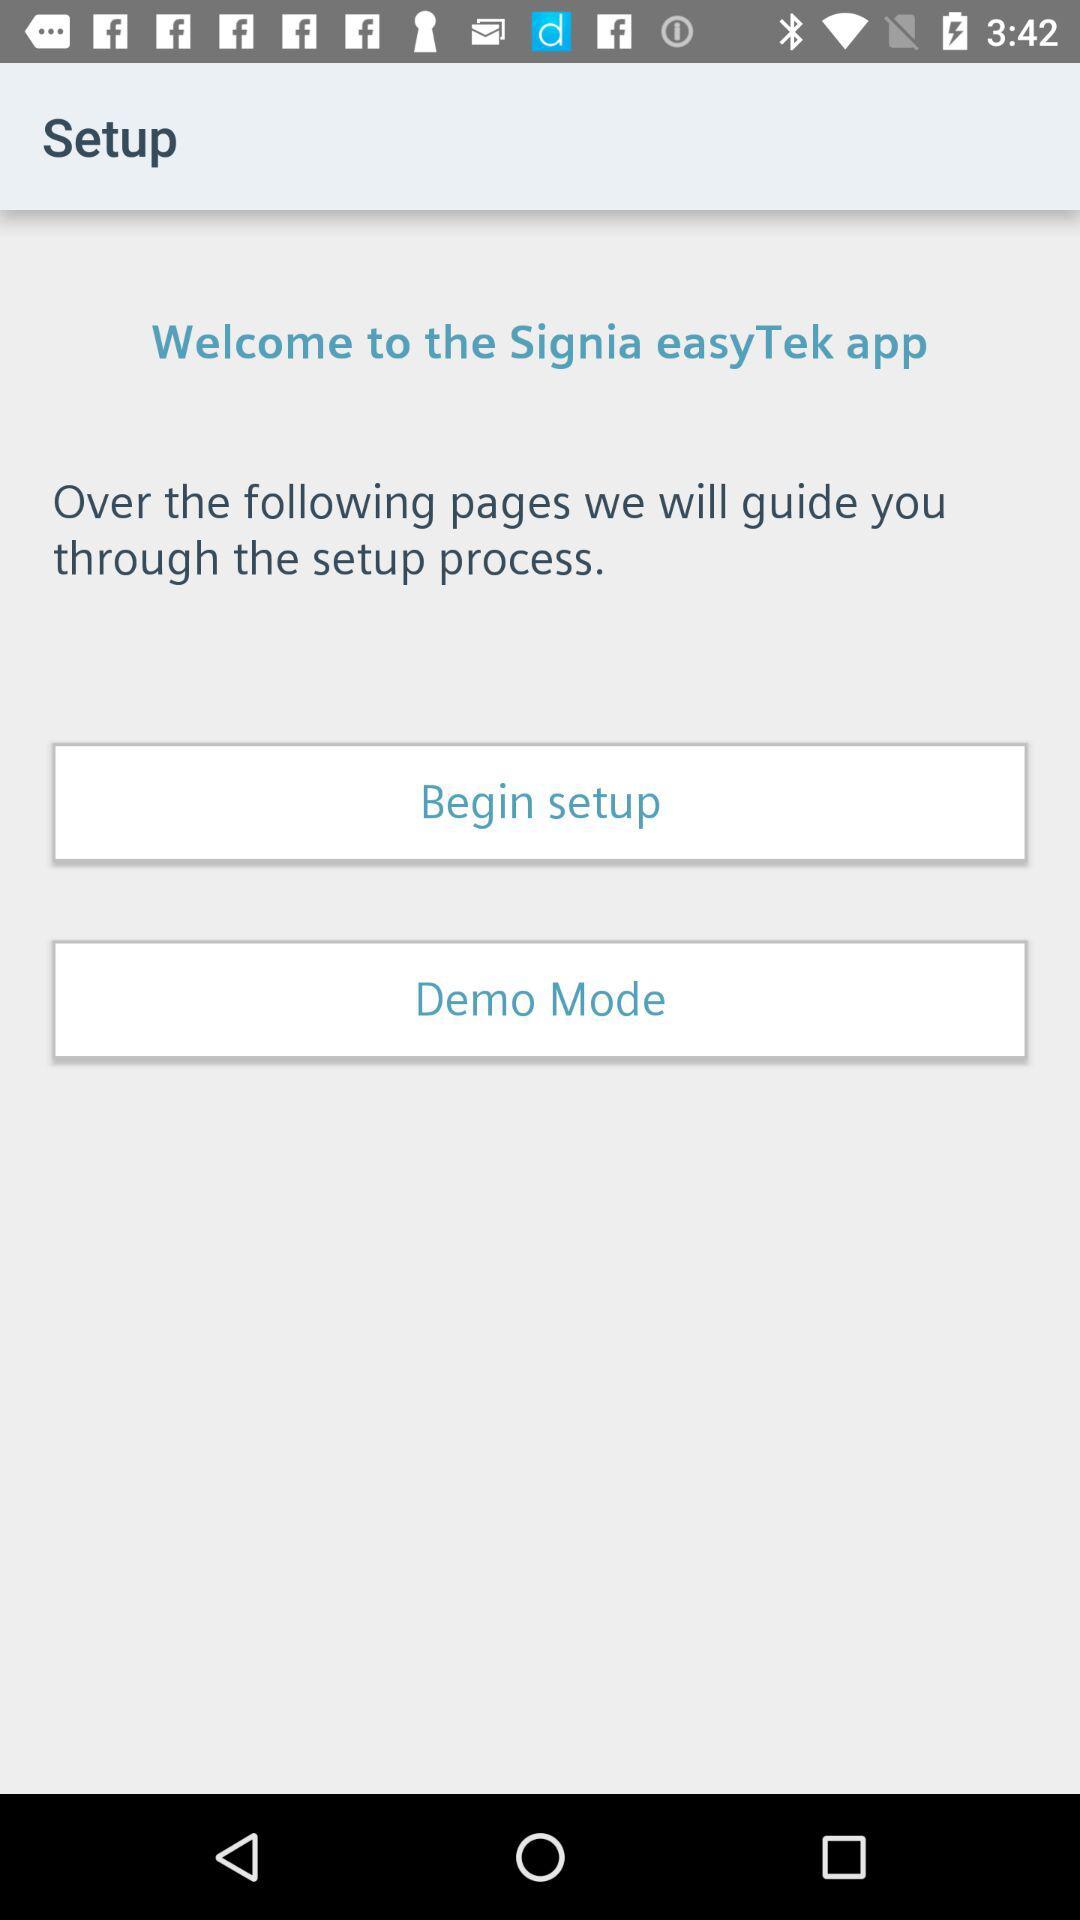  Describe the element at coordinates (540, 802) in the screenshot. I see `the item above the demo mode item` at that location.